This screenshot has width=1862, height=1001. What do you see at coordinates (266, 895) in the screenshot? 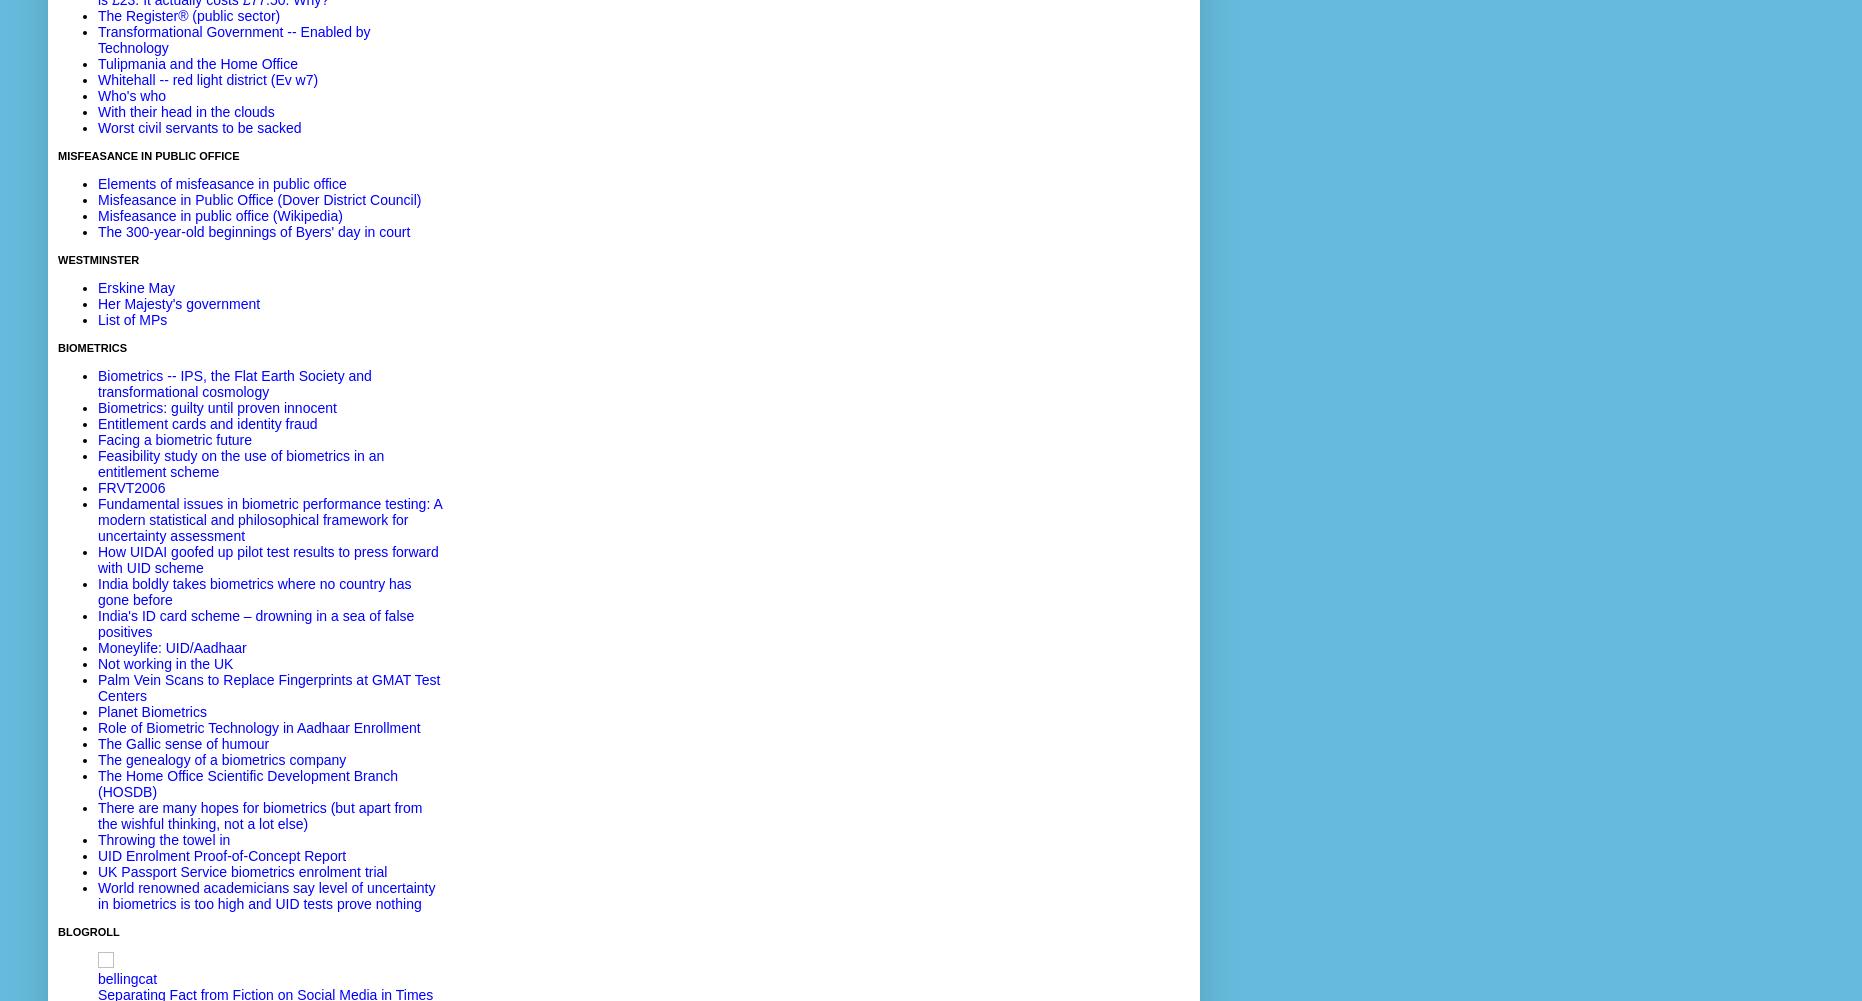
I see `'World renowned academicians say level of uncertainty in biometrics is too high and UID tests prove nothing'` at bounding box center [266, 895].